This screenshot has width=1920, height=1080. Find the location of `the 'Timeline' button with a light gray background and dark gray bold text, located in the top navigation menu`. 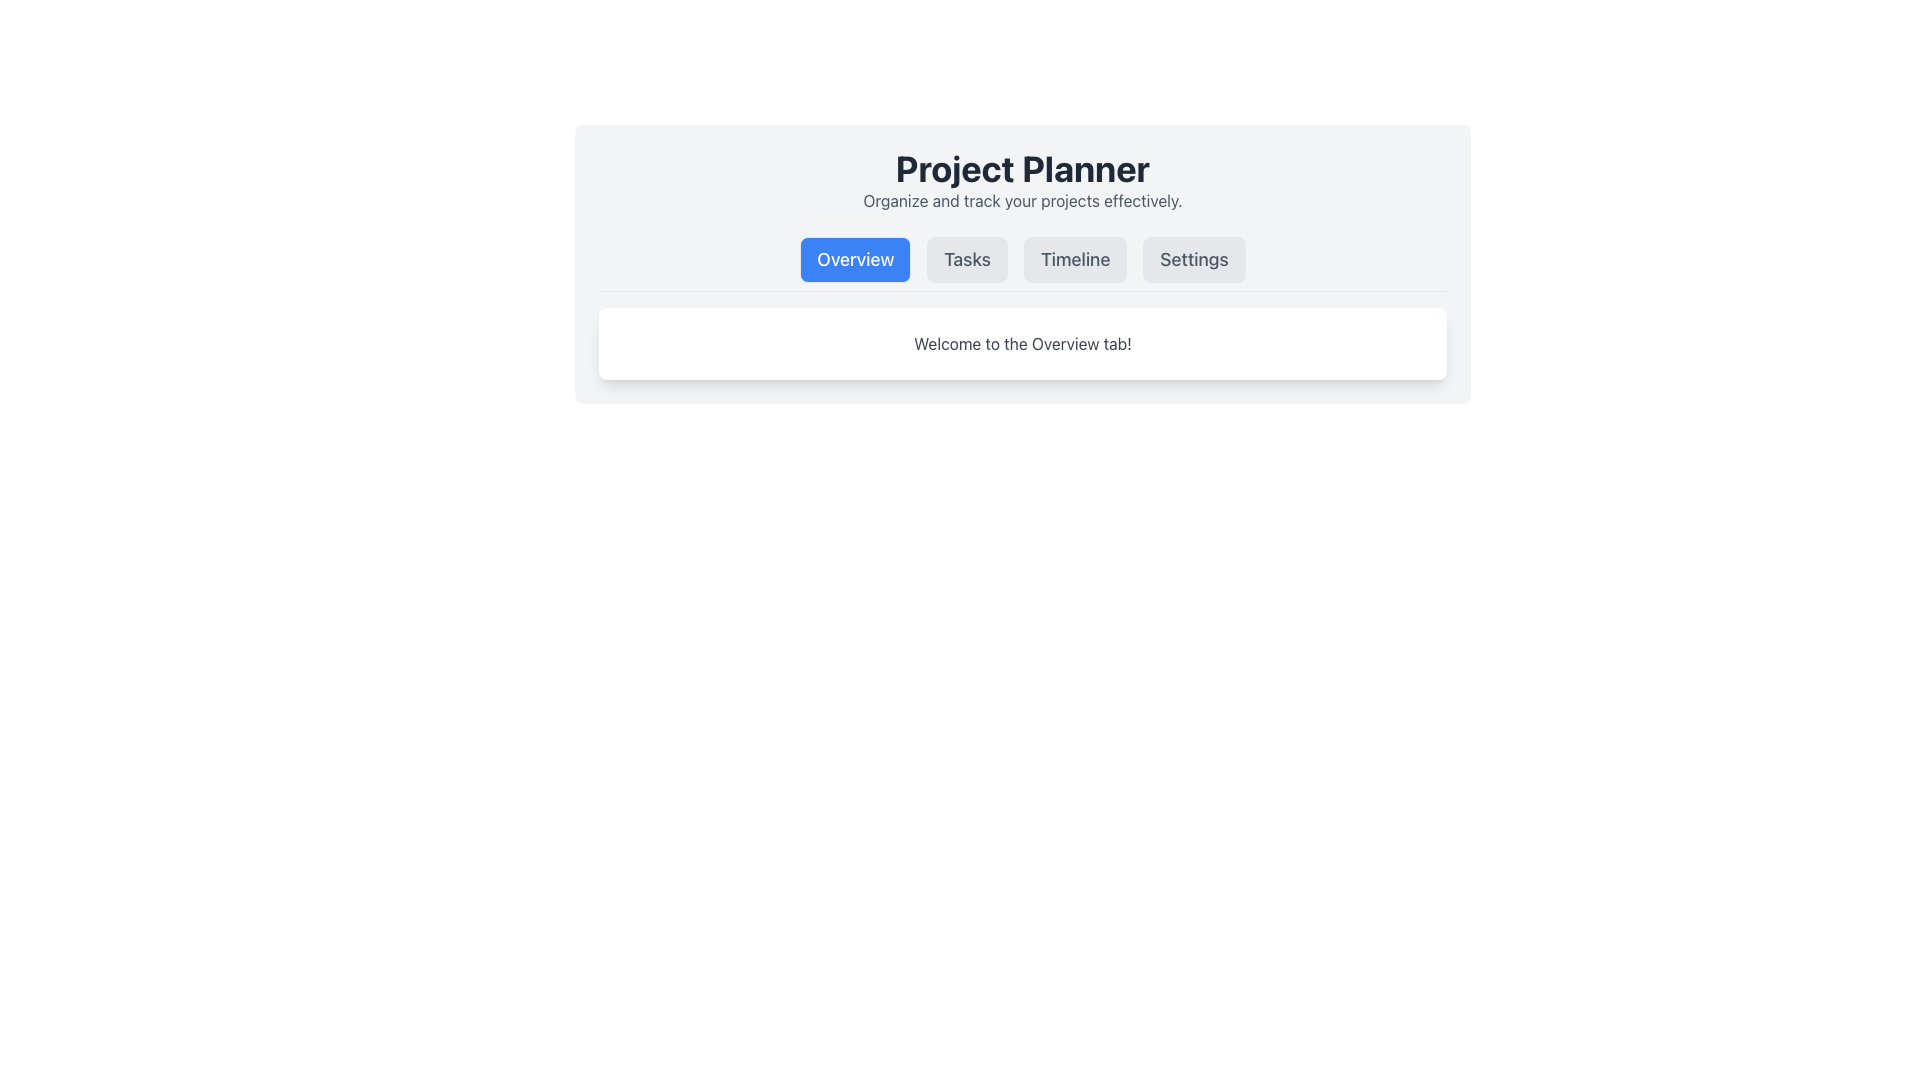

the 'Timeline' button with a light gray background and dark gray bold text, located in the top navigation menu is located at coordinates (1074, 258).